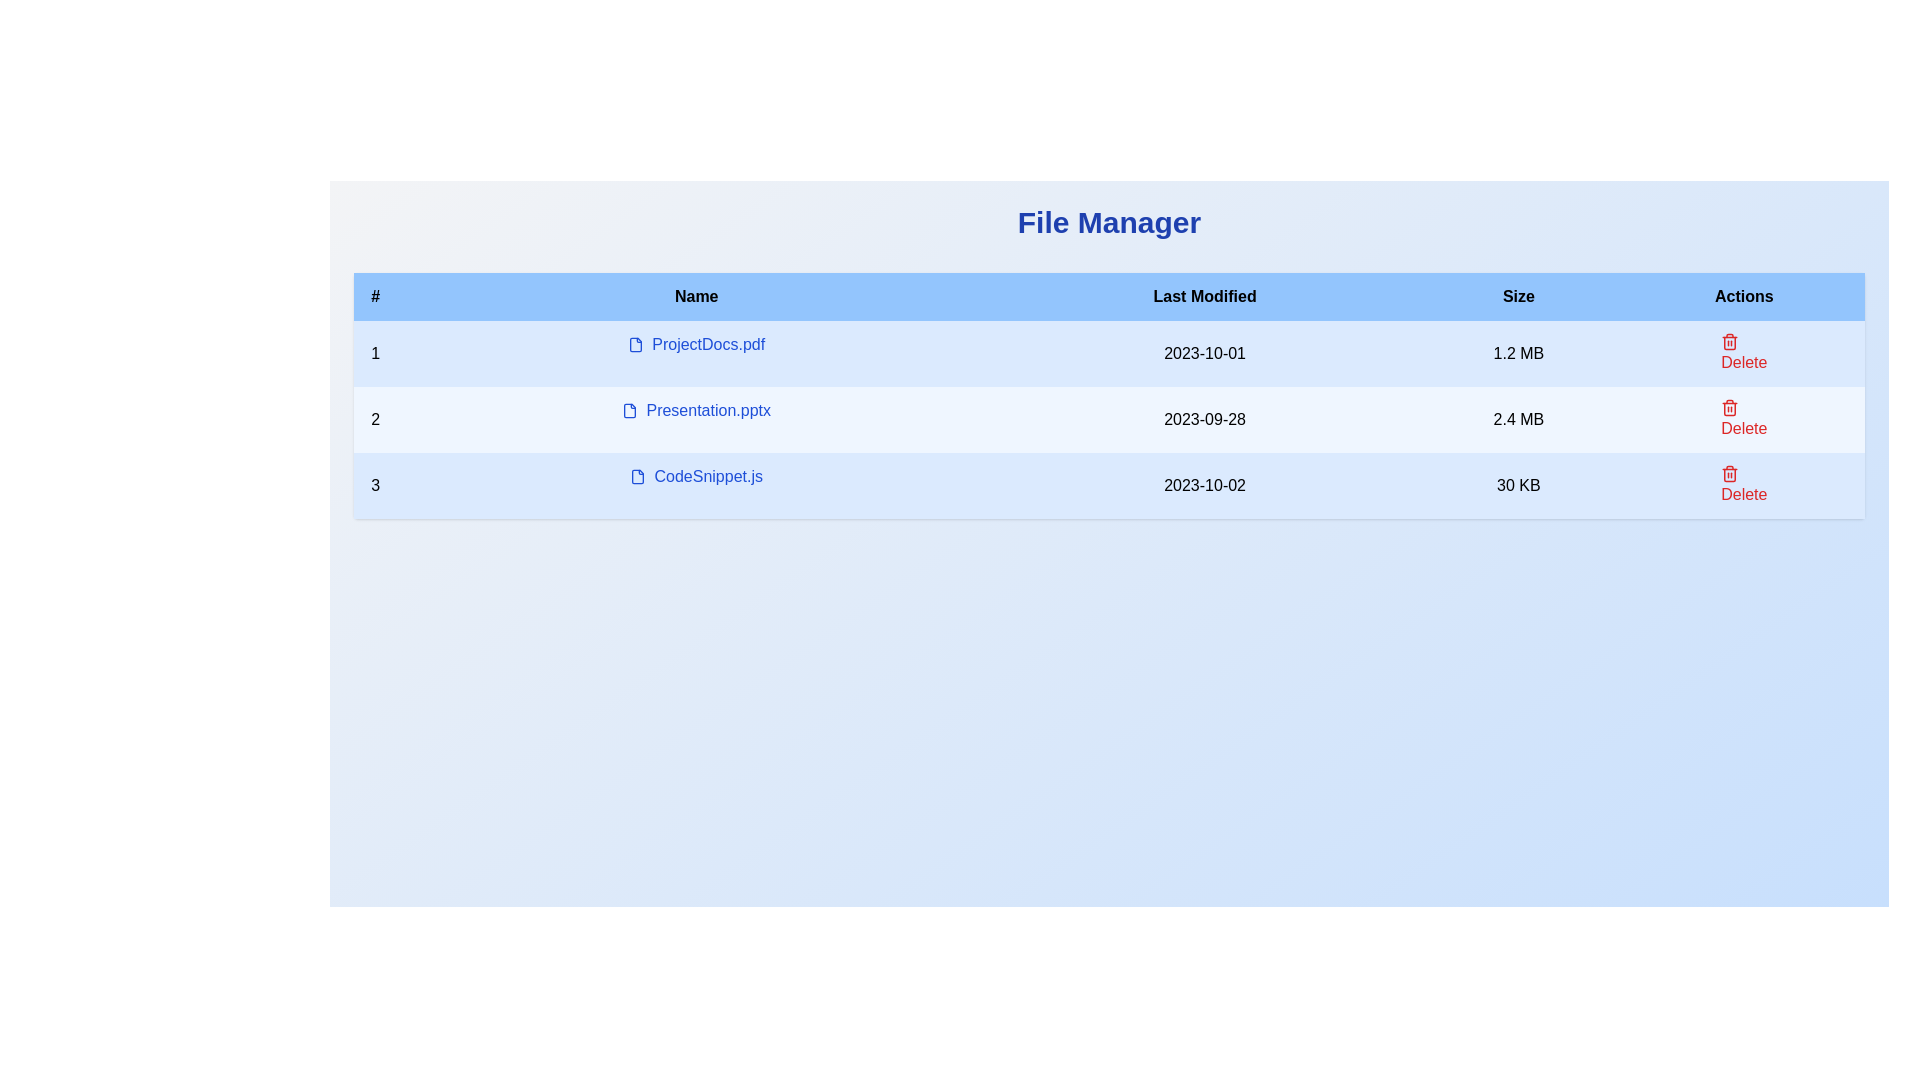  Describe the element at coordinates (1743, 486) in the screenshot. I see `the third 'Delete' button in the 'Actions' column of the 'File Manager'` at that location.